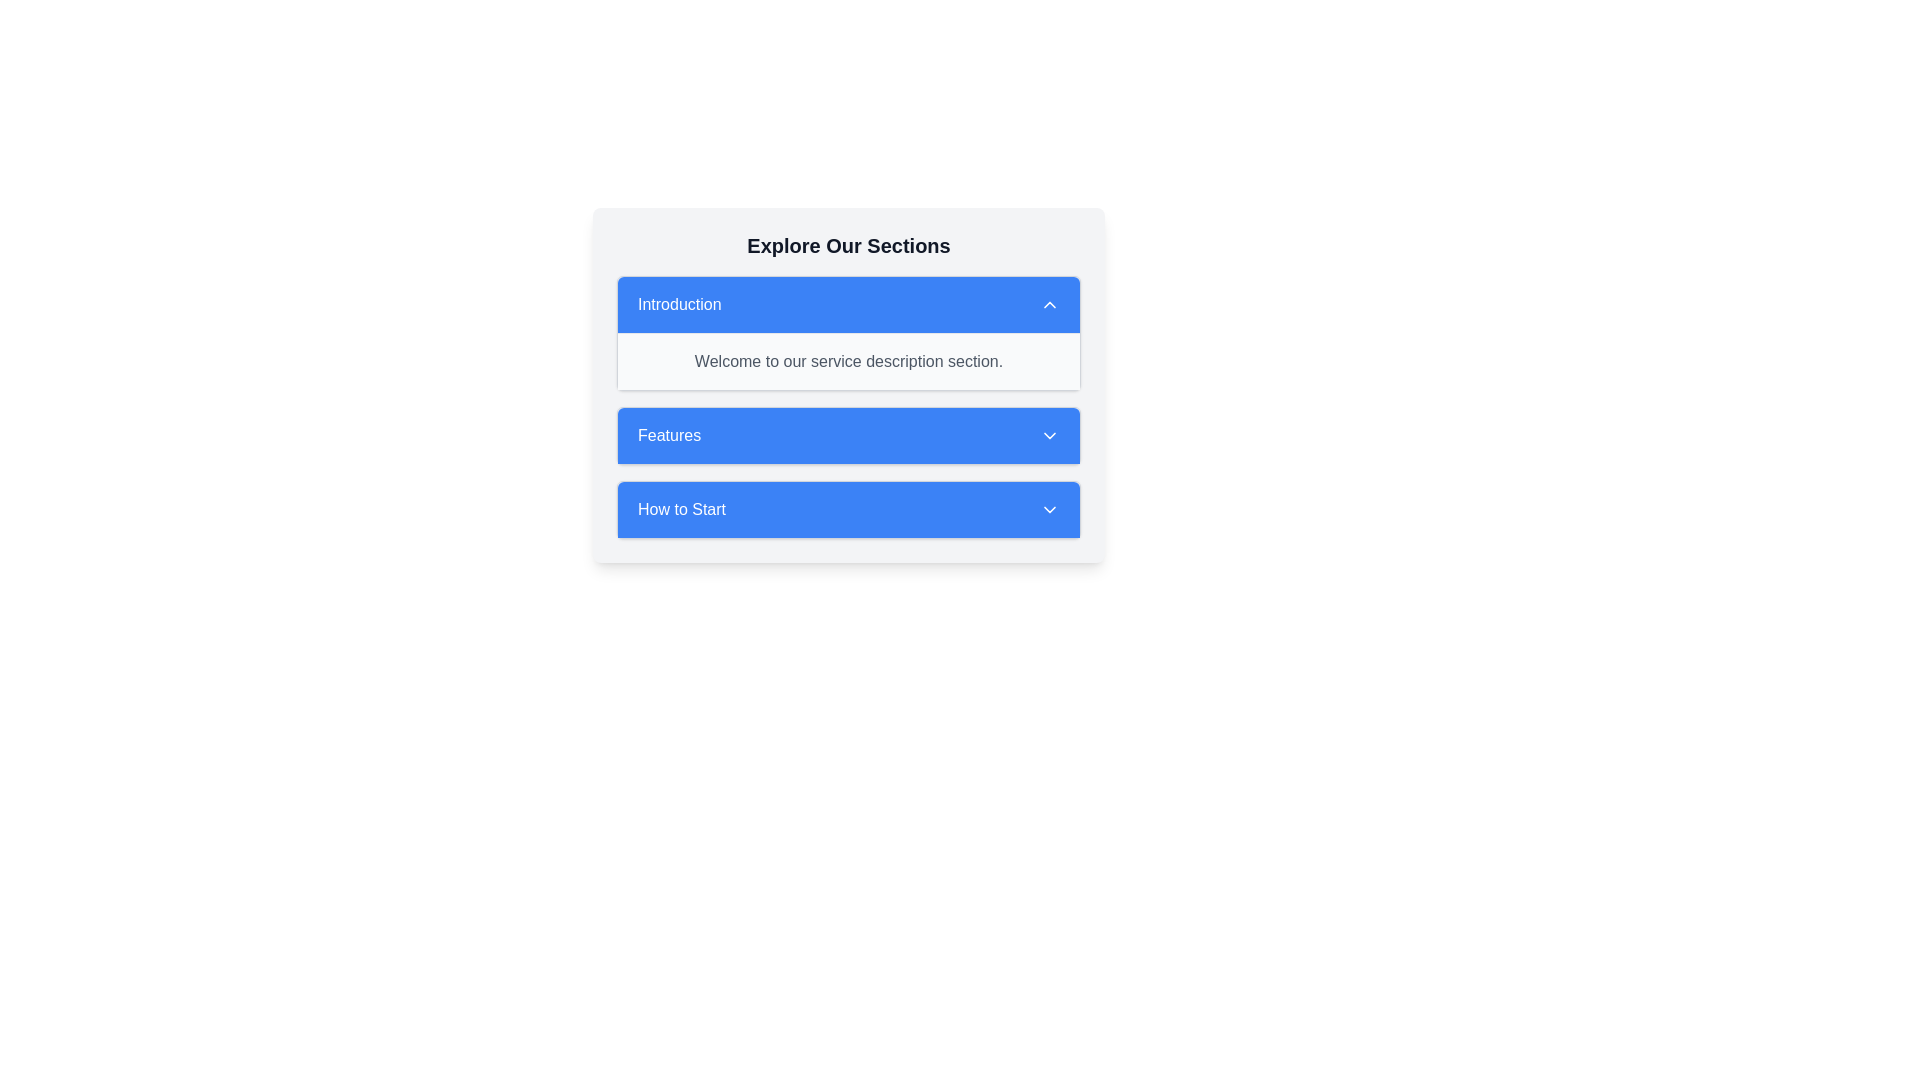 The width and height of the screenshot is (1920, 1080). I want to click on the chevron-shaped Toggle/Expand-Collapse Icon located at the top-right corner of the 'Introduction' header section, so click(1049, 304).